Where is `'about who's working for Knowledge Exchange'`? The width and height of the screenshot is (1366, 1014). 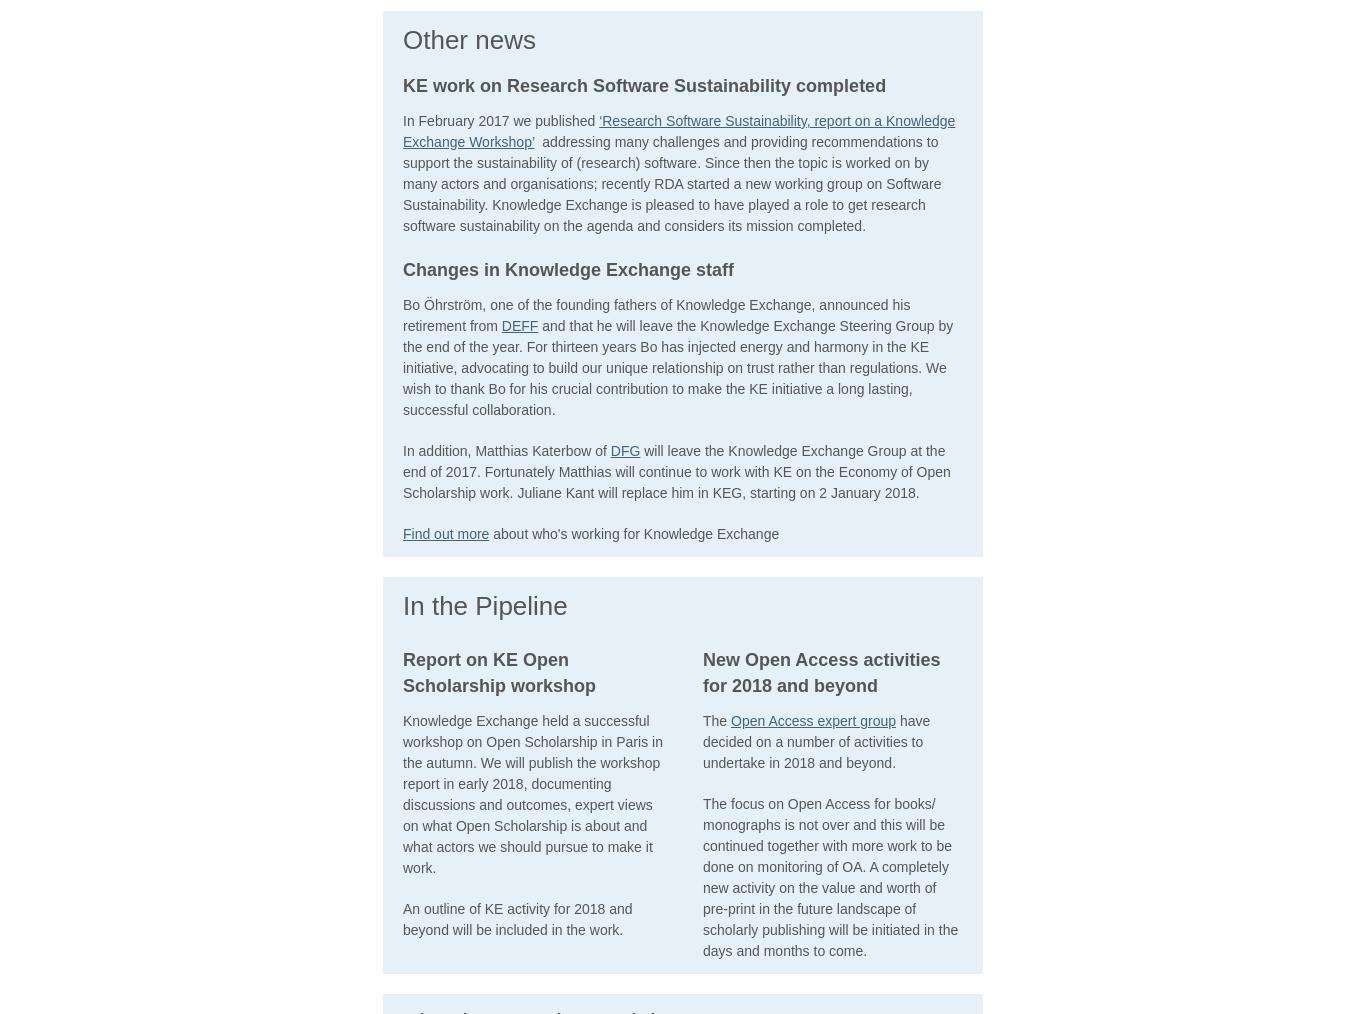
'about who's working for Knowledge Exchange' is located at coordinates (637, 531).